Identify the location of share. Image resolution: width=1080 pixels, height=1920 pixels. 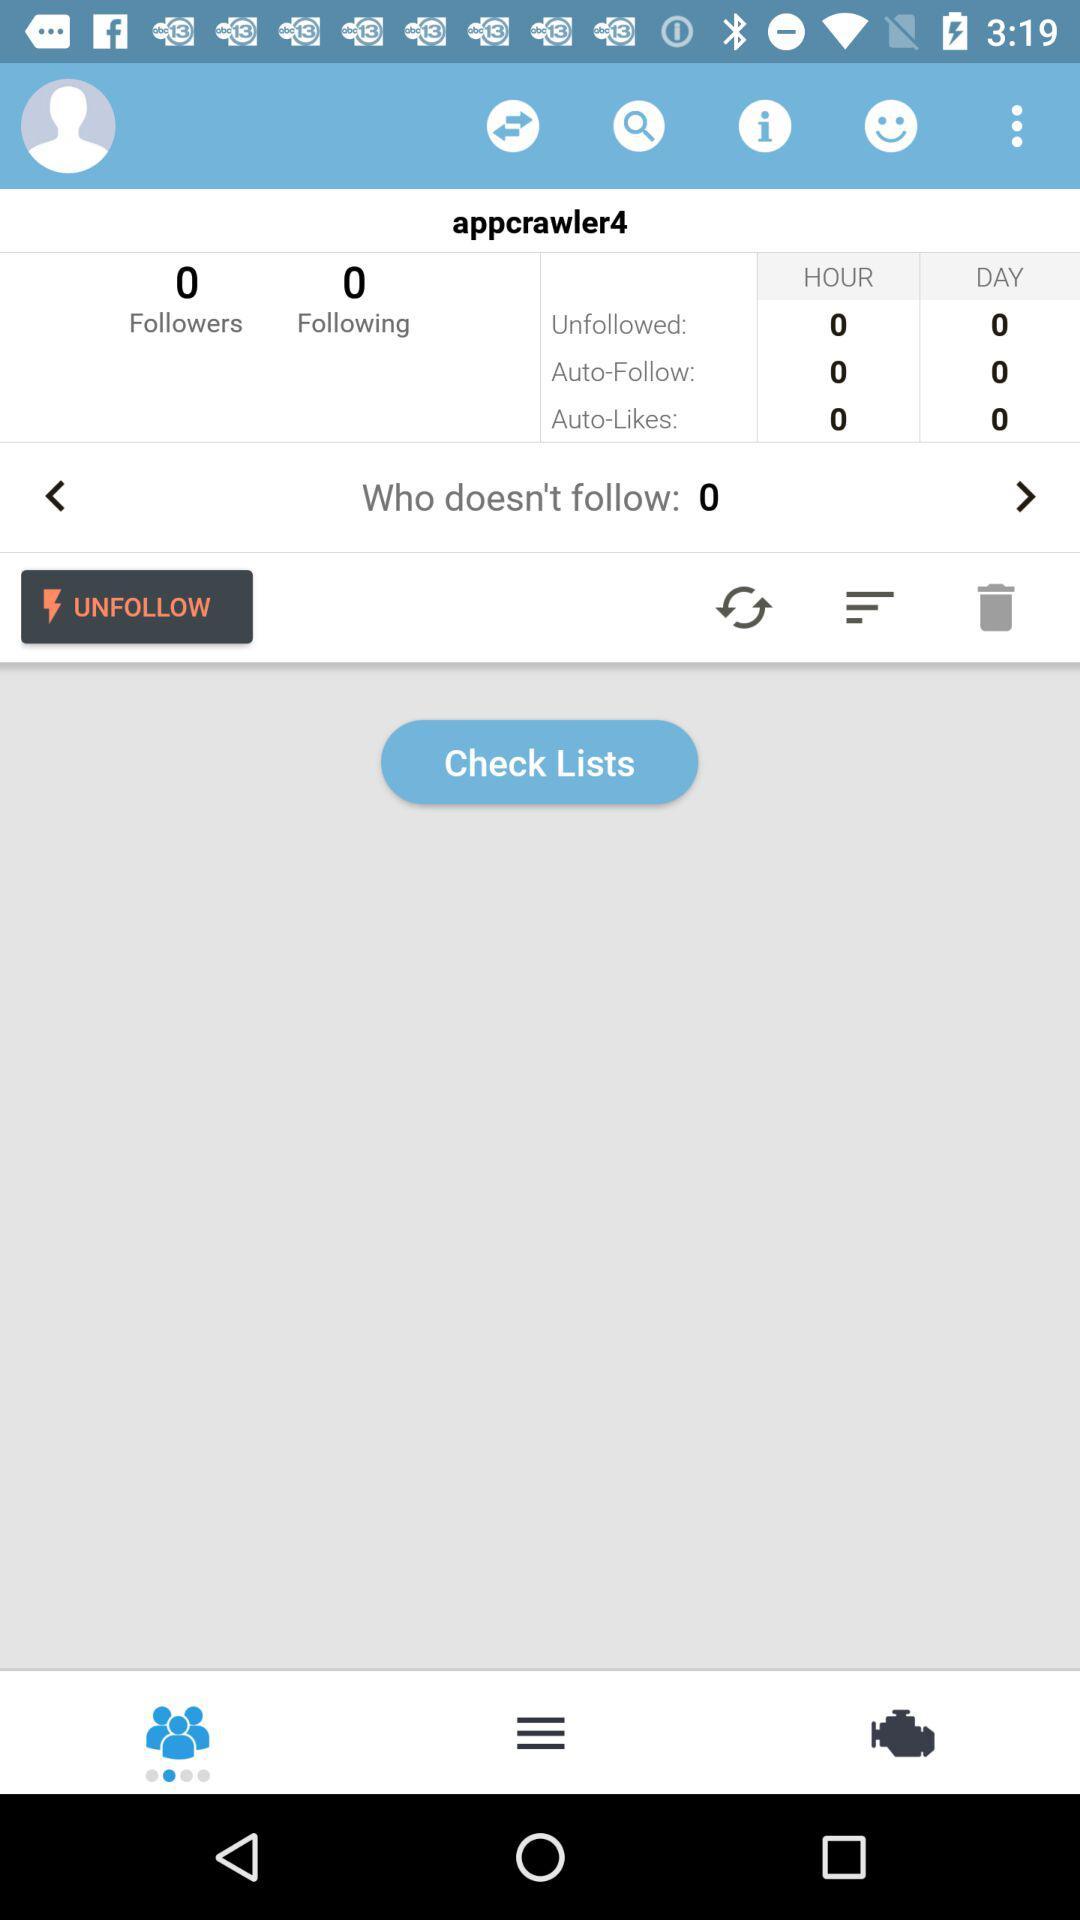
(512, 124).